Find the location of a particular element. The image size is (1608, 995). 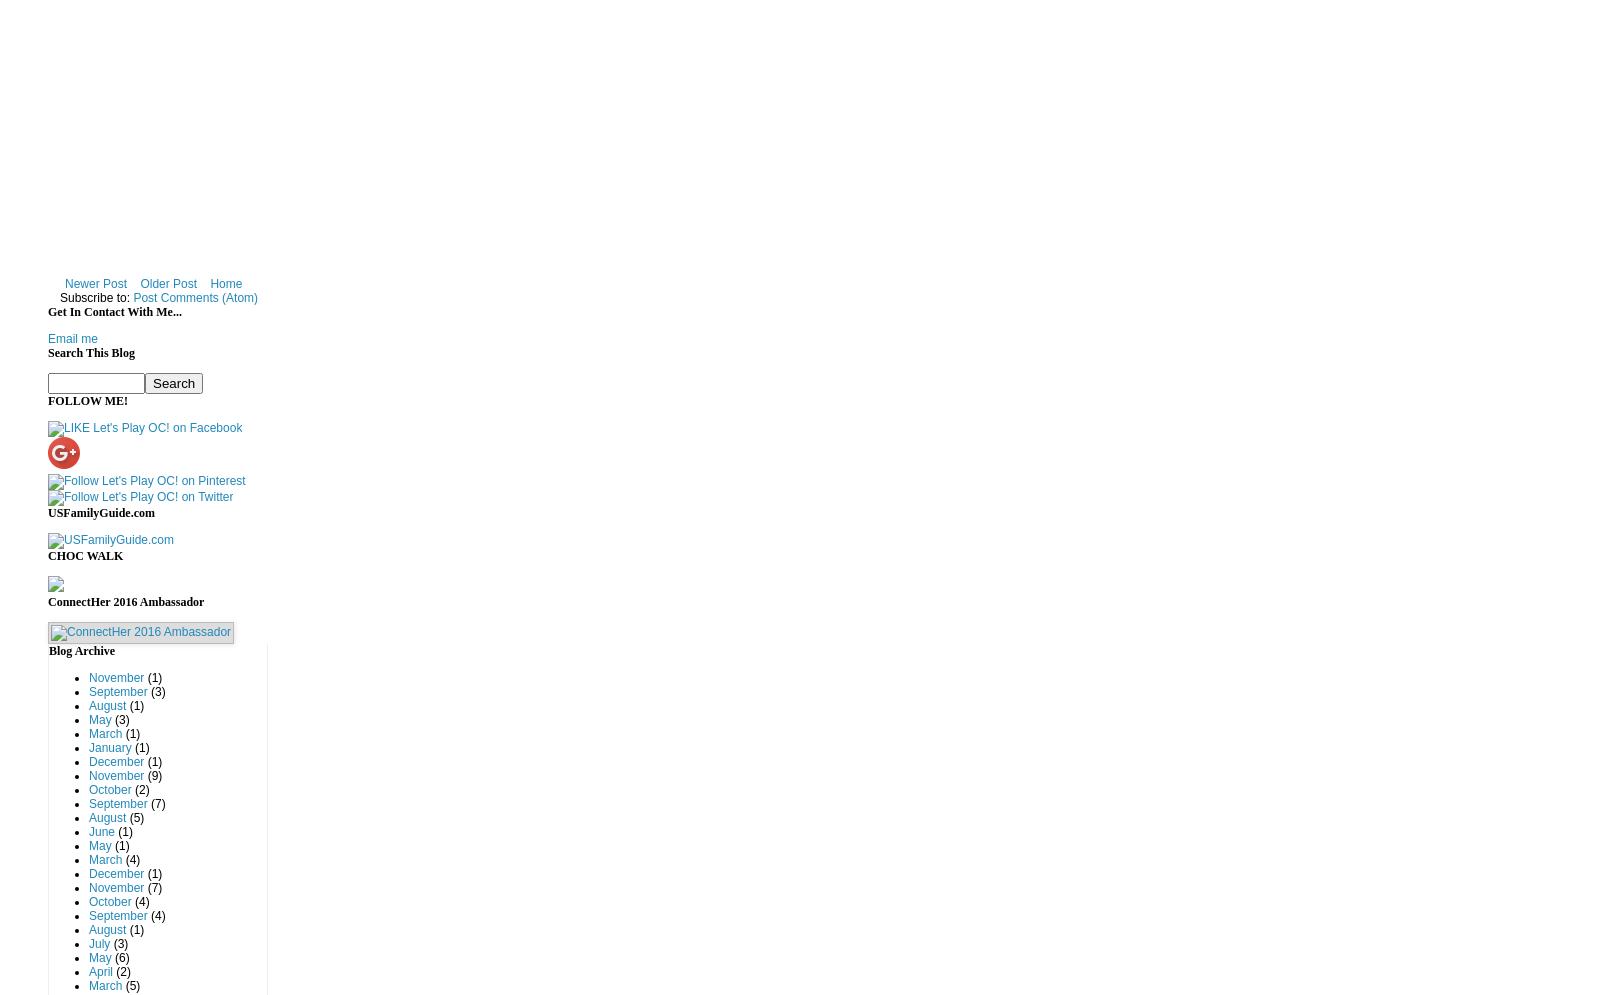

'Blog Archive' is located at coordinates (82, 651).